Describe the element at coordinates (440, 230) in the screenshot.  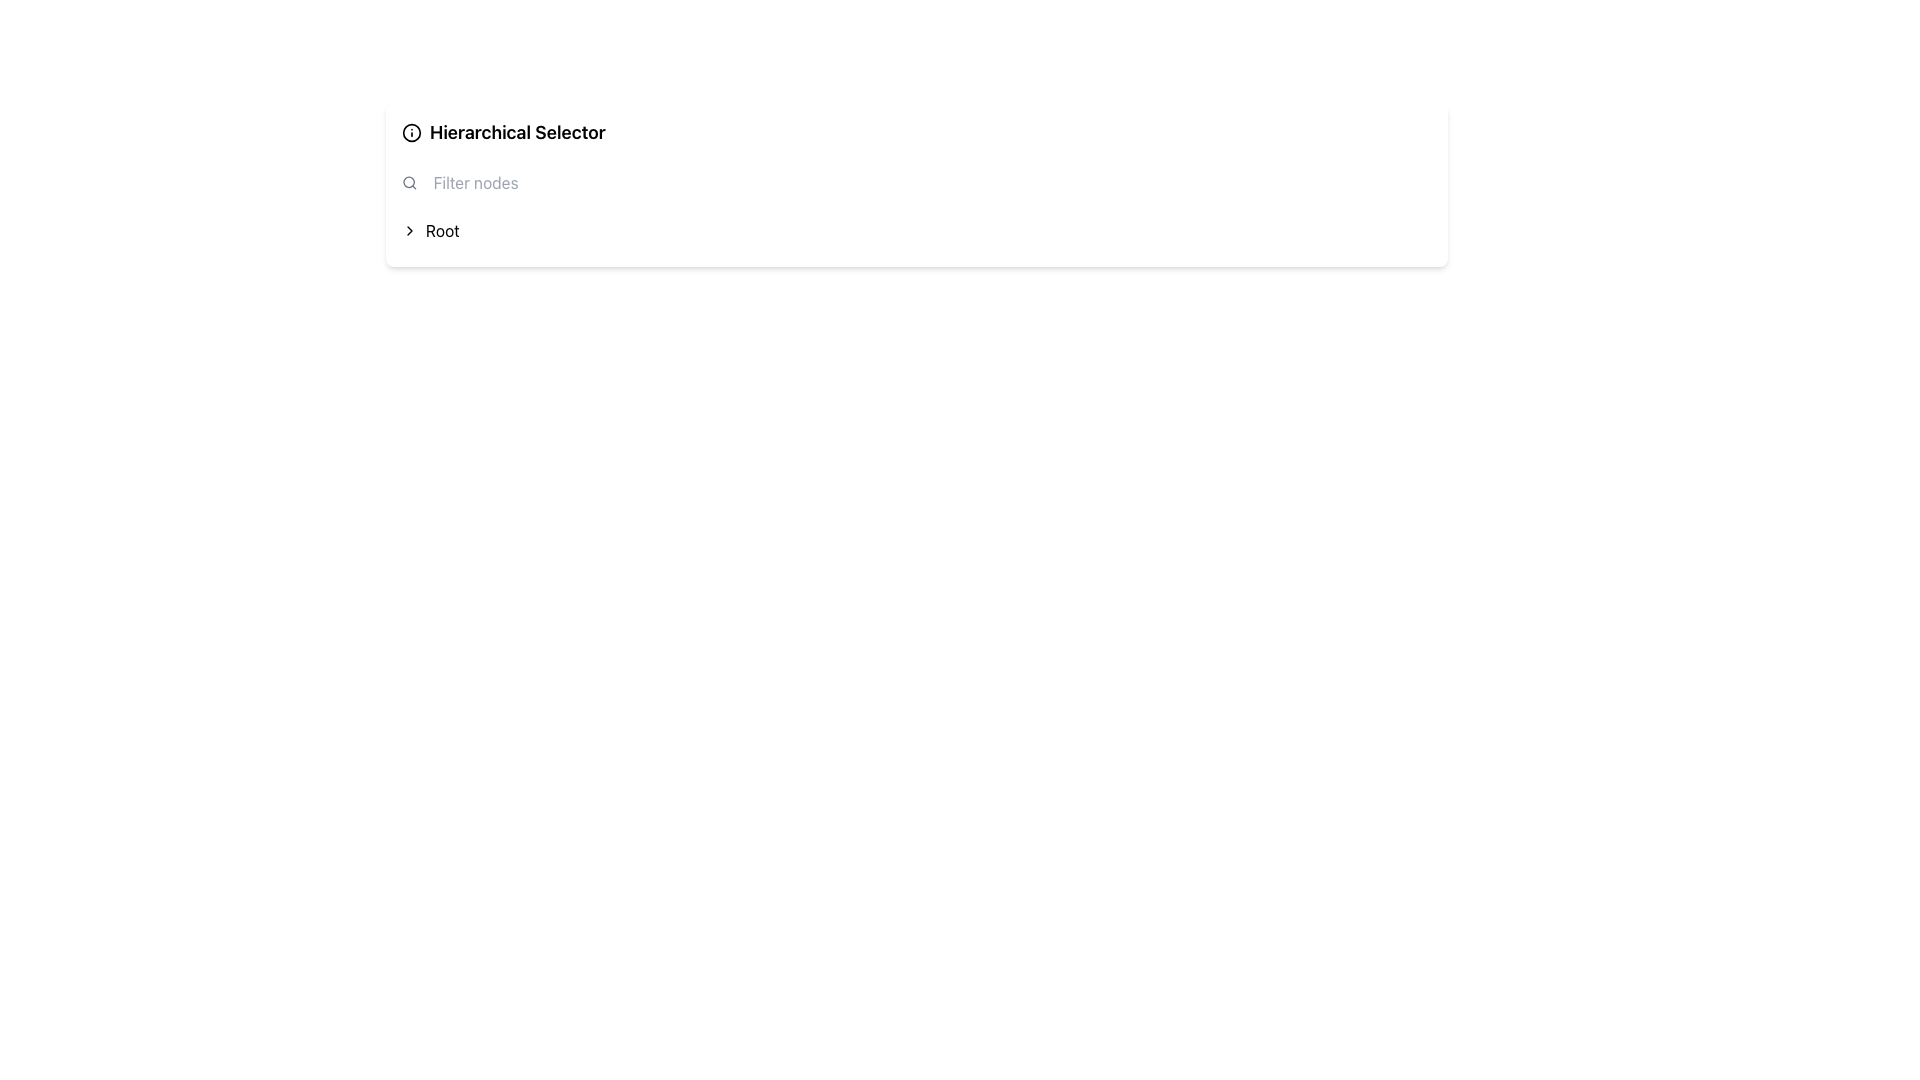
I see `the 'Root' text label, which serves as an identifier for a section in the hierarchical selector, to interact with its associated functionalities` at that location.